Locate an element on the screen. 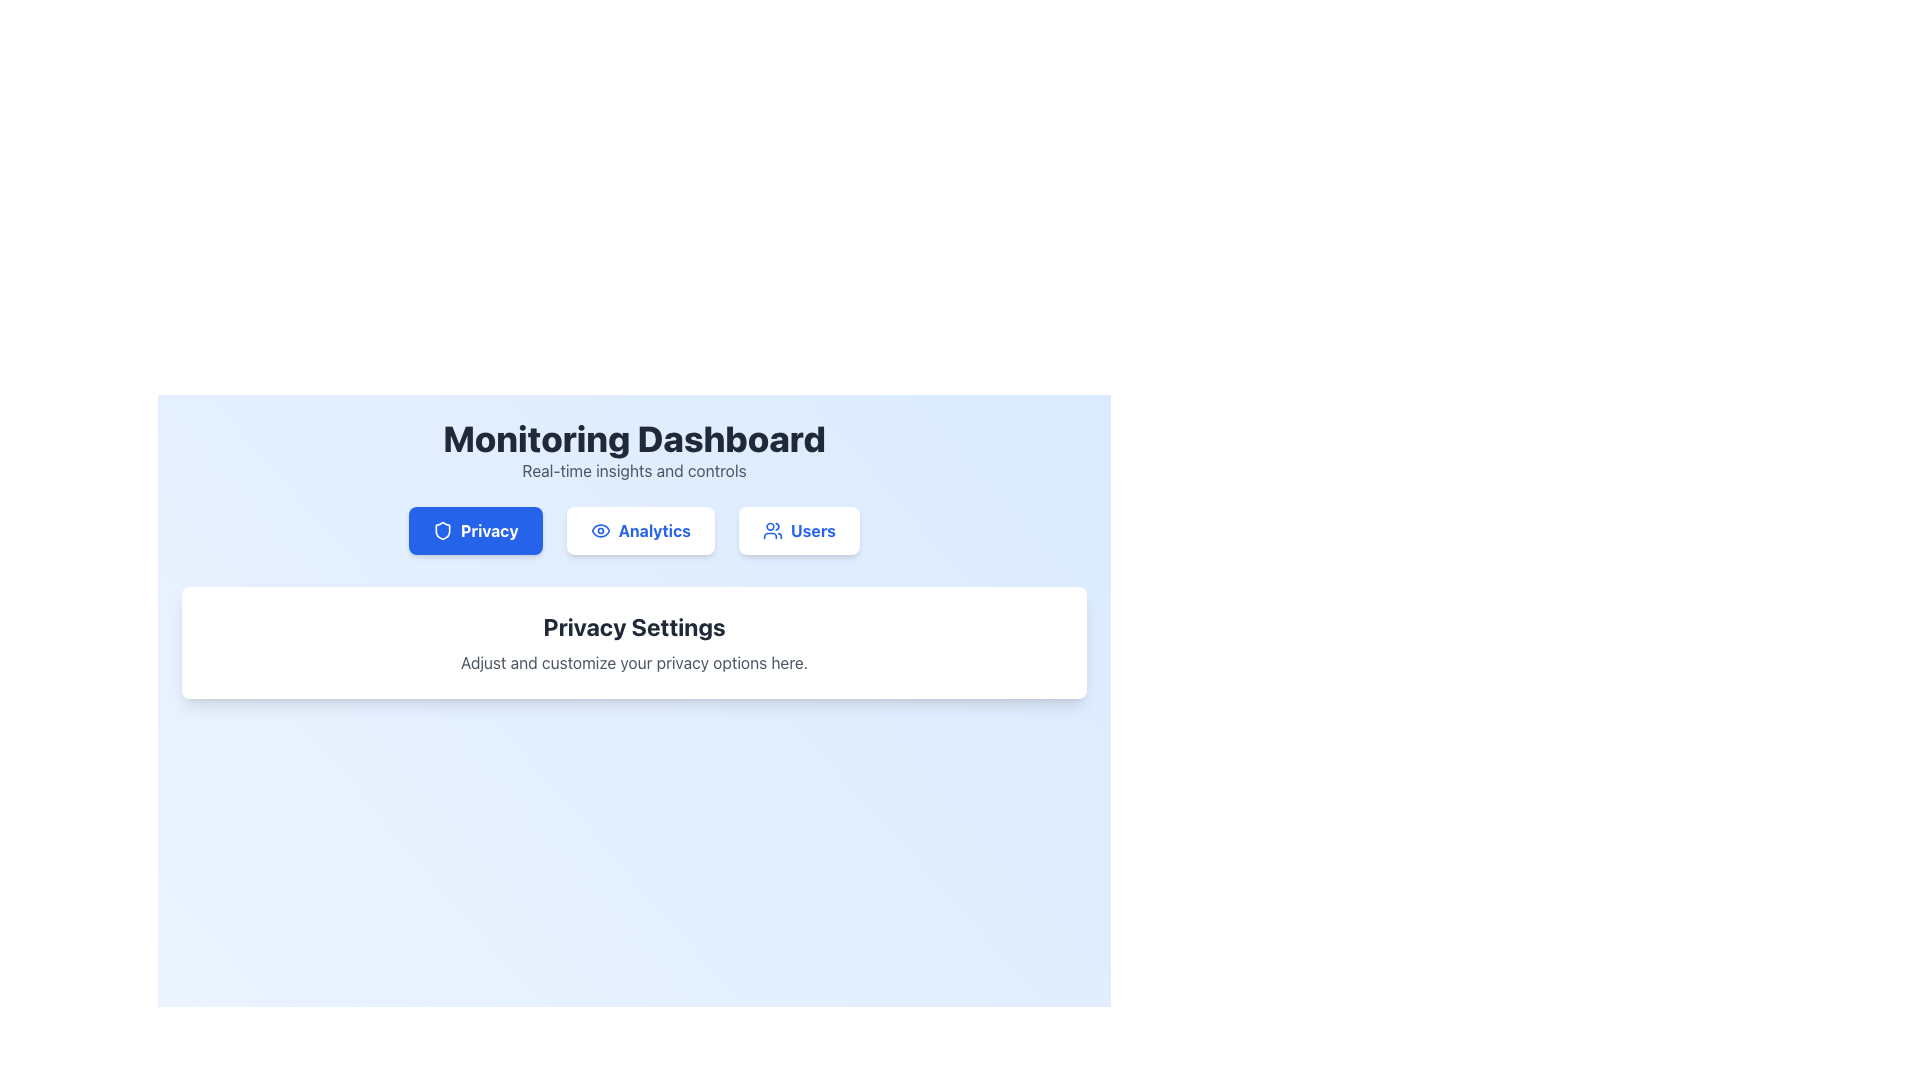 This screenshot has height=1080, width=1920. the middle button in the horizontal row of three buttons is located at coordinates (640, 530).